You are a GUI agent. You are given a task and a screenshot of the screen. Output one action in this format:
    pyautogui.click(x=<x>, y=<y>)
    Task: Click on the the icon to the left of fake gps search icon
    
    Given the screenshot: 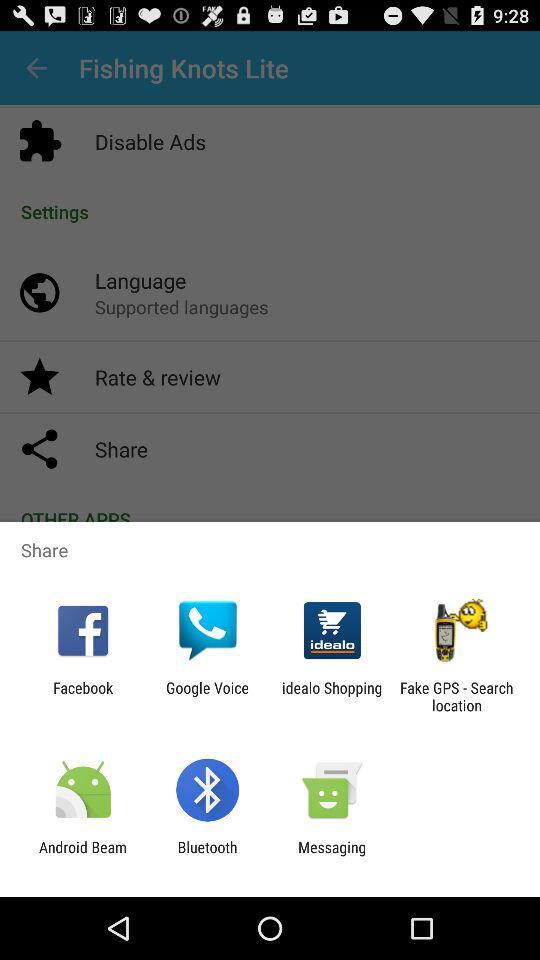 What is the action you would take?
    pyautogui.click(x=332, y=696)
    